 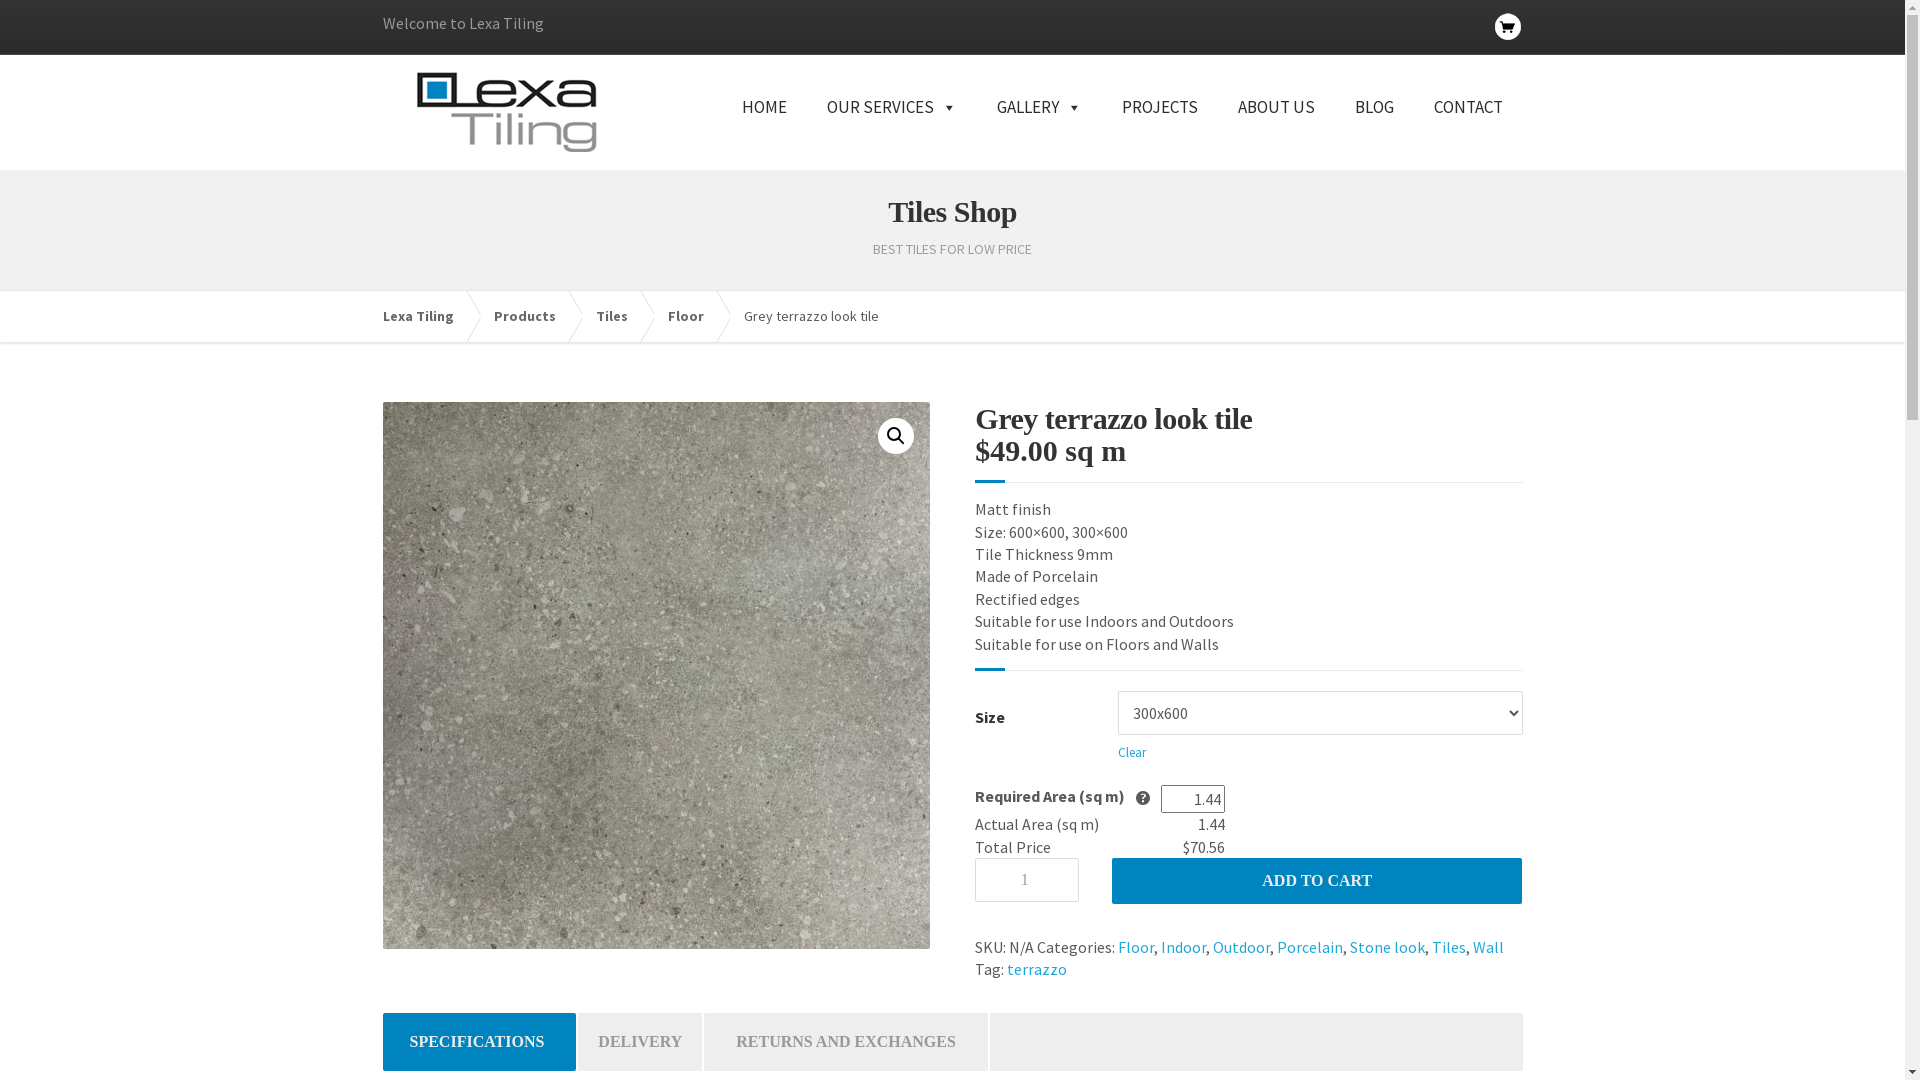 What do you see at coordinates (638, 1040) in the screenshot?
I see `'DELIVERY'` at bounding box center [638, 1040].